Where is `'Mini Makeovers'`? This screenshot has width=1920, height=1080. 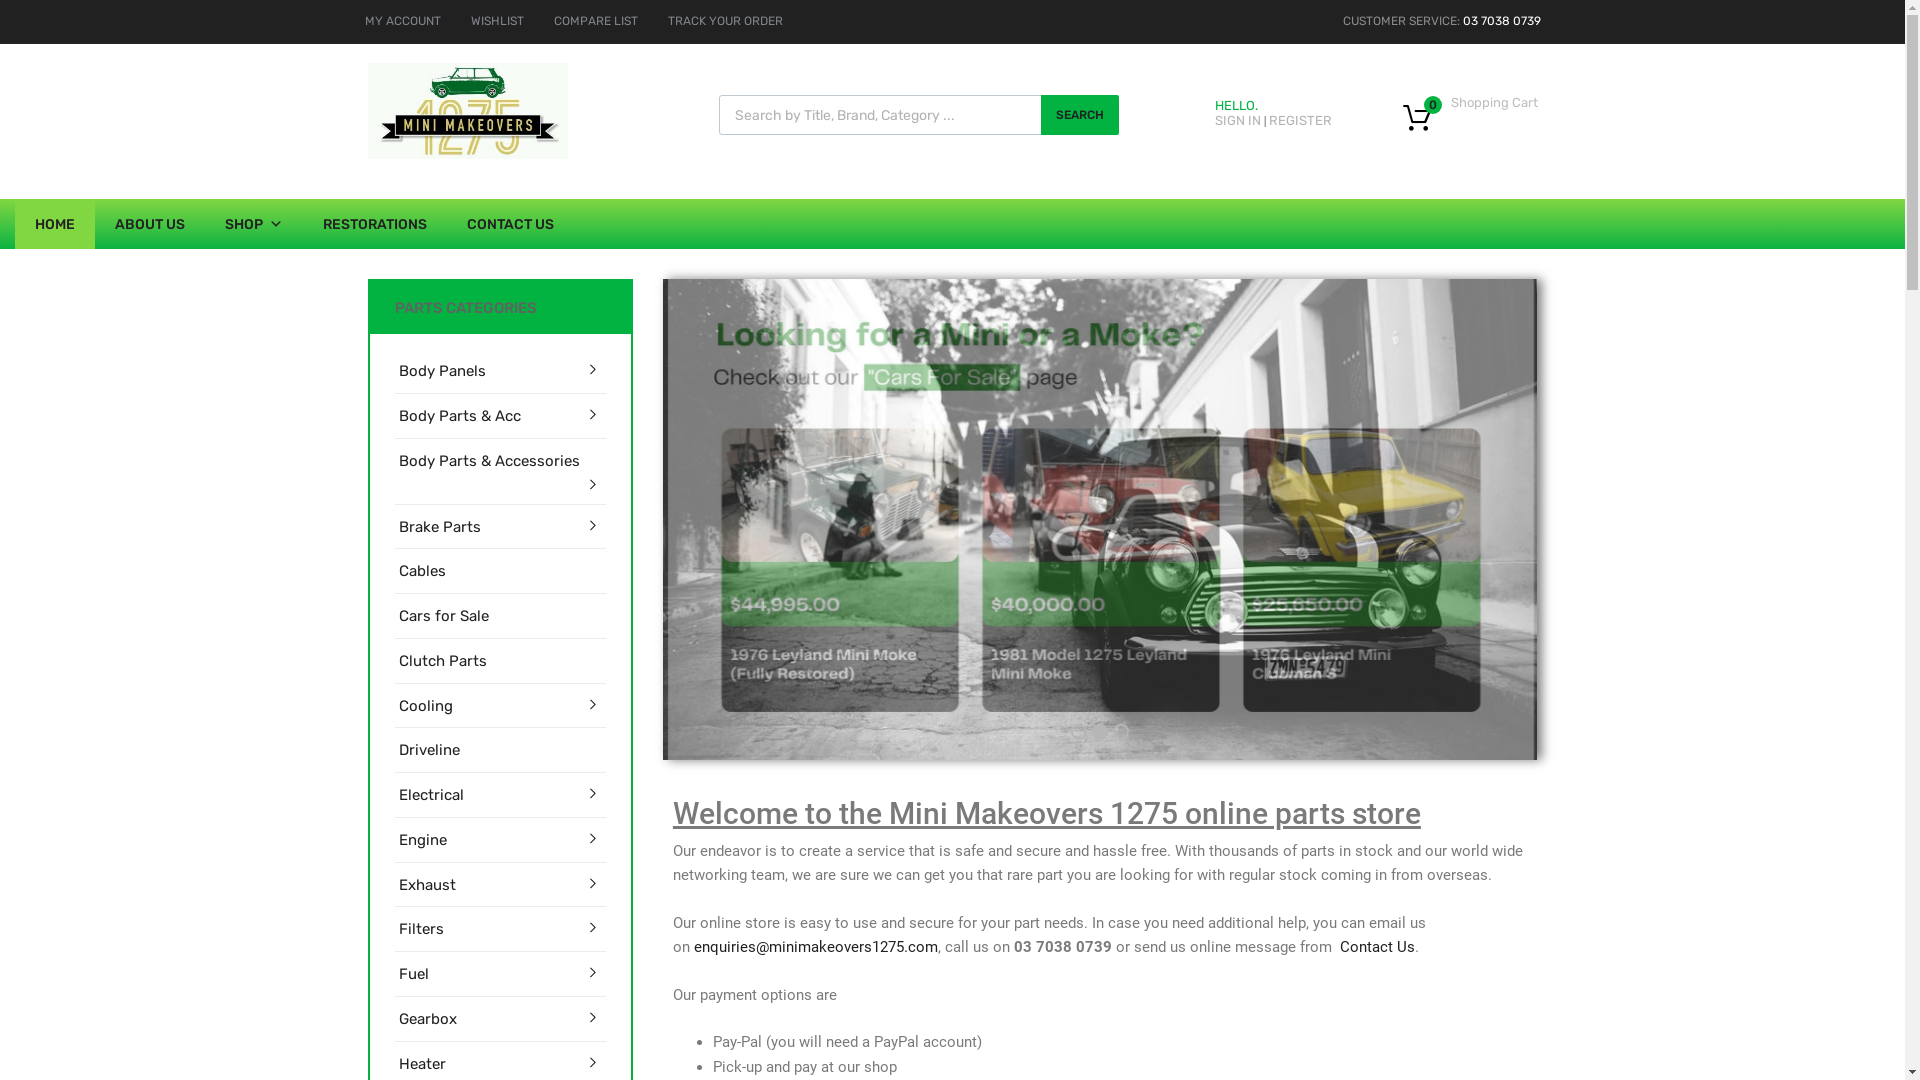 'Mini Makeovers' is located at coordinates (467, 153).